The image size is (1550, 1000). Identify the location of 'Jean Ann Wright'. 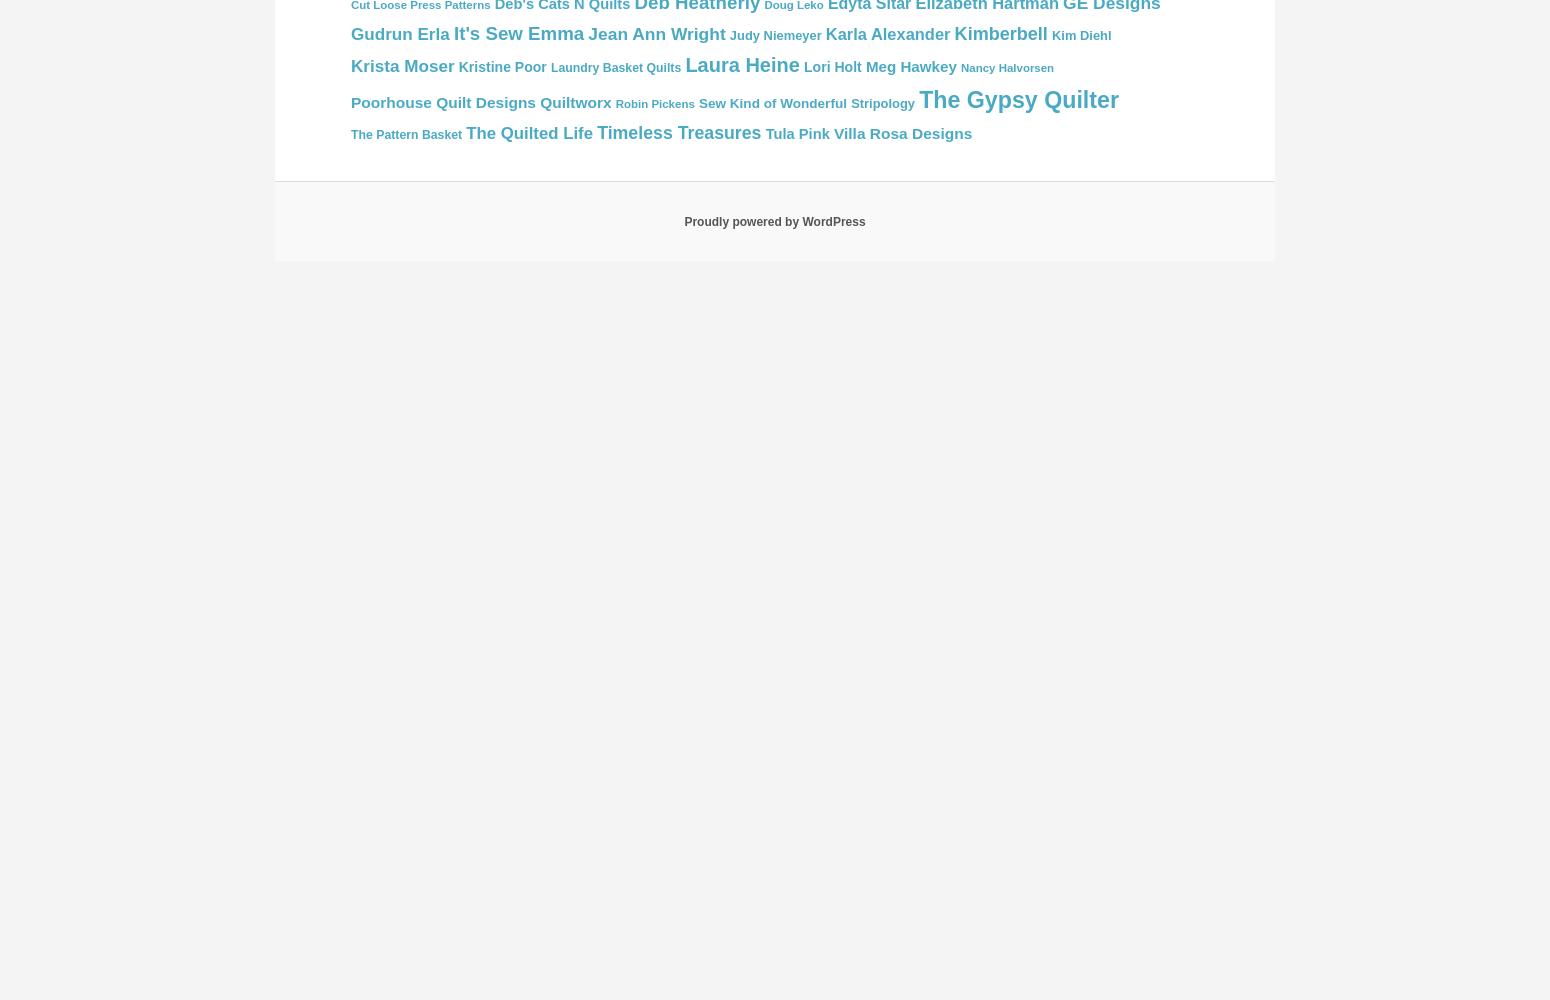
(655, 33).